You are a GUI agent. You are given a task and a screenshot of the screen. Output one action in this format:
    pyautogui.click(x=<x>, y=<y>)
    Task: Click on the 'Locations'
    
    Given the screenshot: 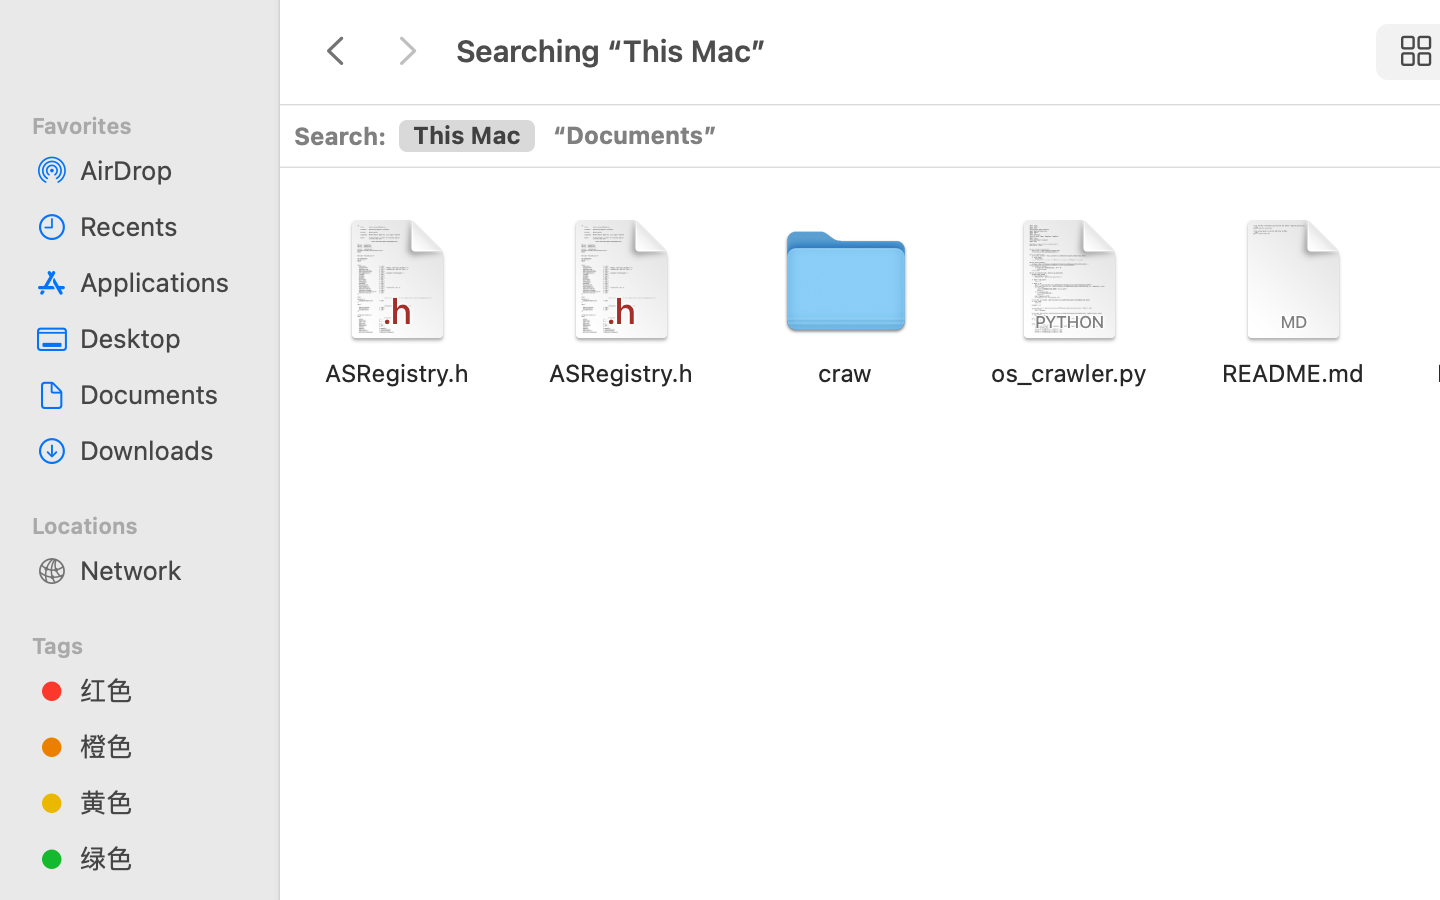 What is the action you would take?
    pyautogui.click(x=150, y=521)
    